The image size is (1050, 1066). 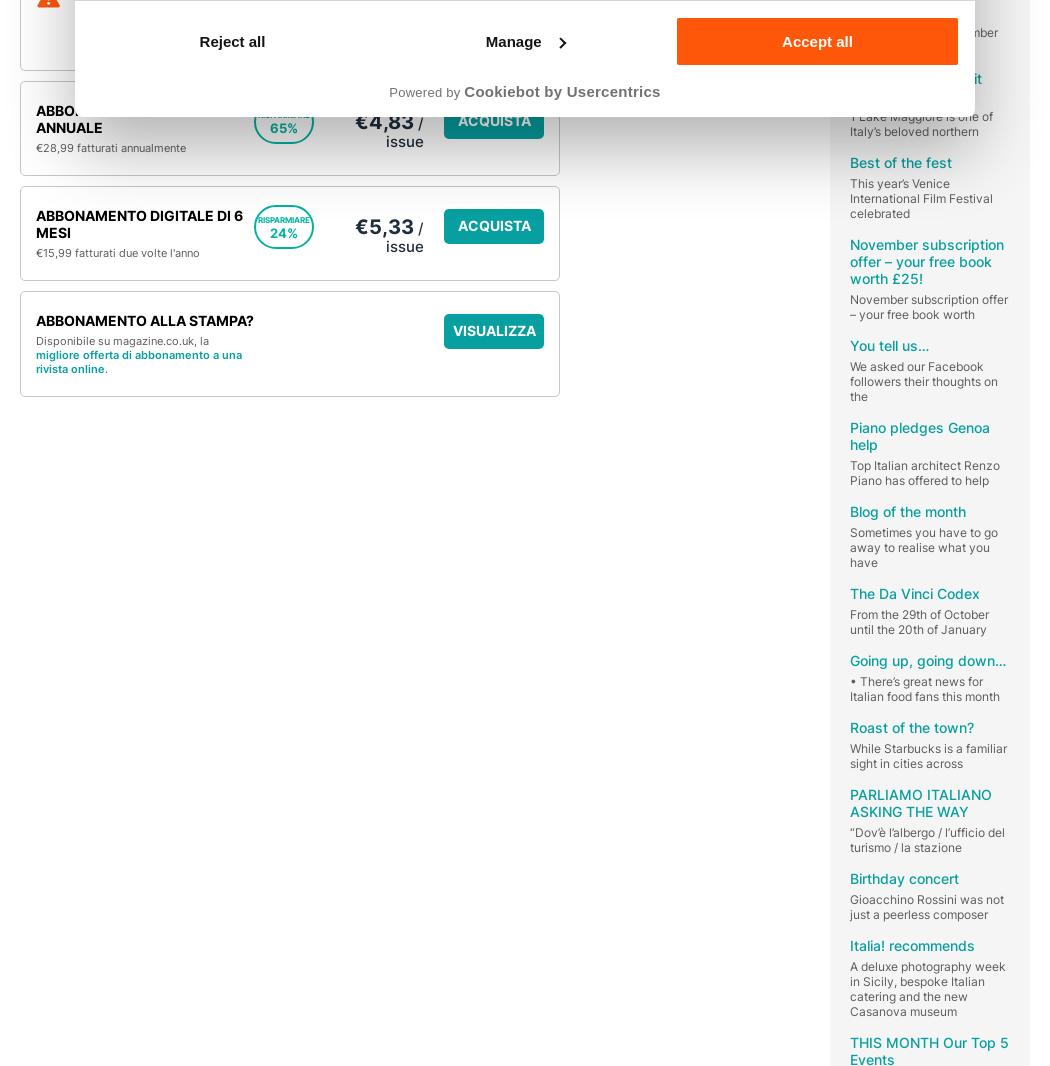 What do you see at coordinates (849, 196) in the screenshot?
I see `'This year’s Venice International Film Festival celebrated'` at bounding box center [849, 196].